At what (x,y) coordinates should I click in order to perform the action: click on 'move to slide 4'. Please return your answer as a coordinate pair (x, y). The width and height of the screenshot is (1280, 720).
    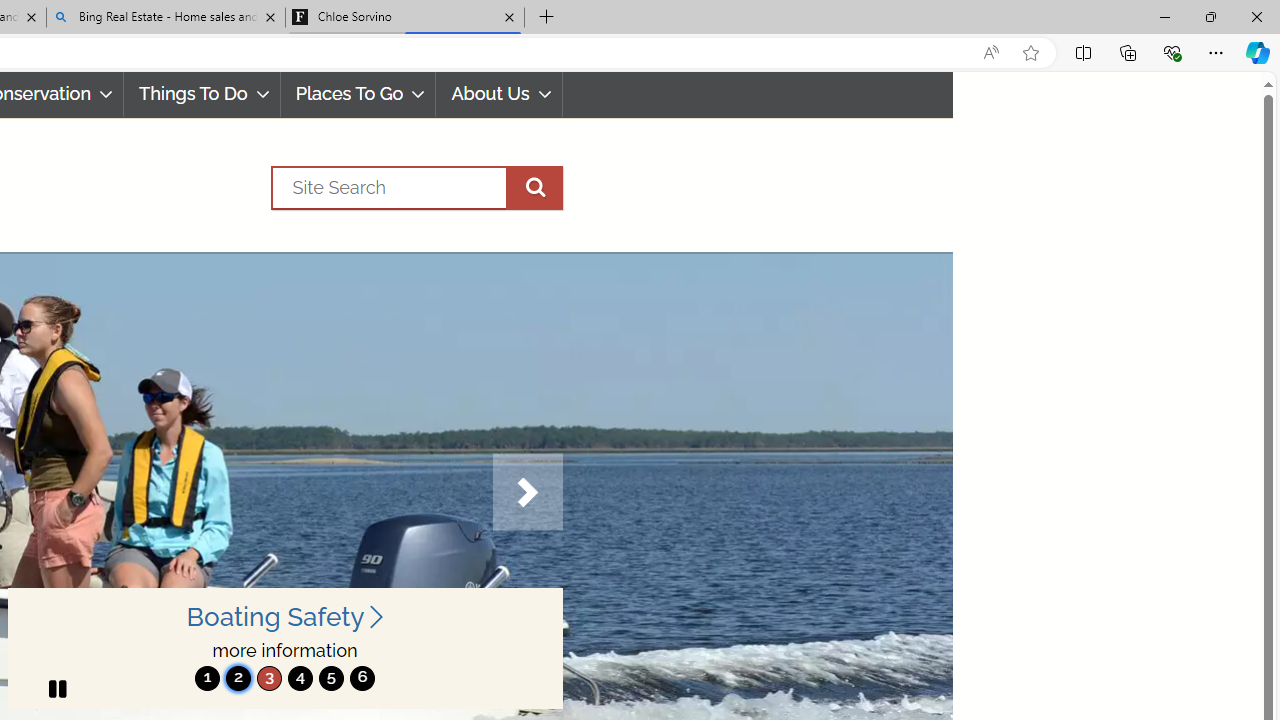
    Looking at the image, I should click on (299, 677).